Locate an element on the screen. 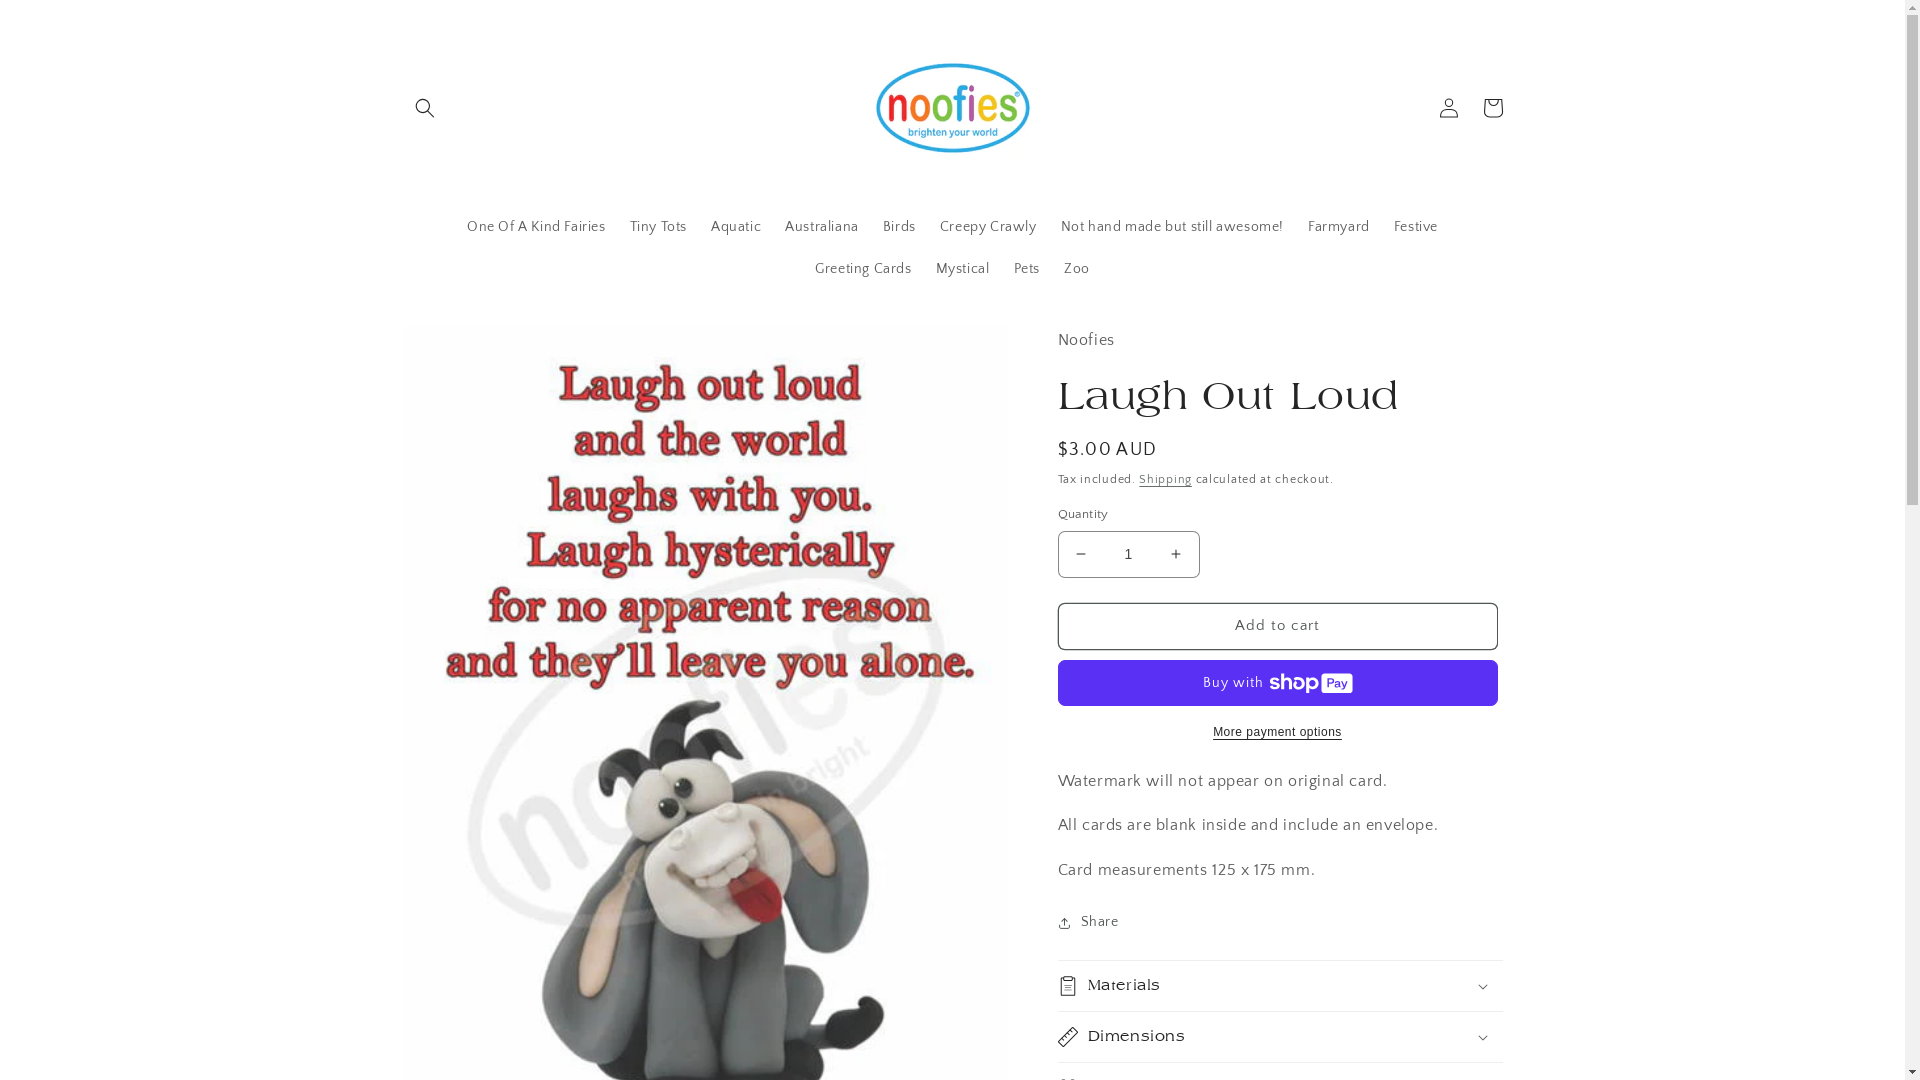  'Decrease quantity for Laugh Out Loud' is located at coordinates (1079, 554).